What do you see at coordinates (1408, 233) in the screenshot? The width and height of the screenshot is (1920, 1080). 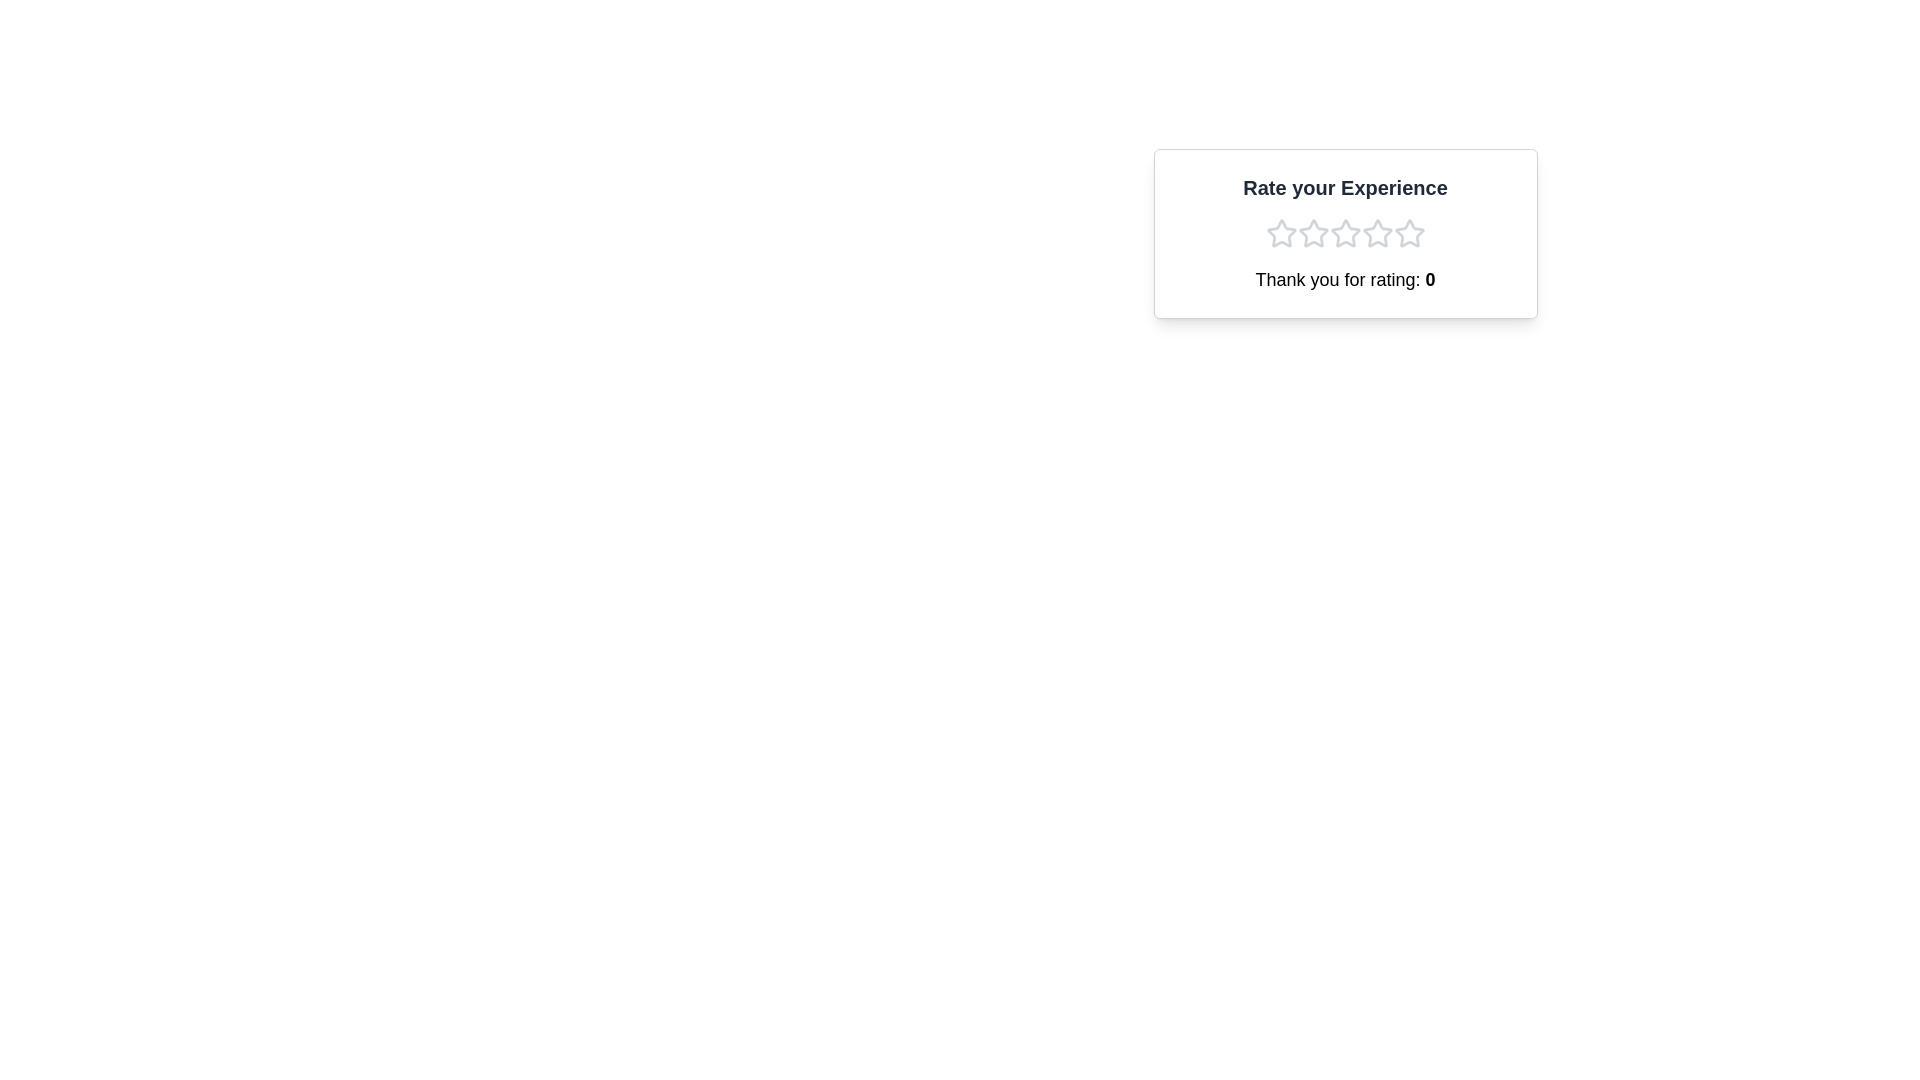 I see `the fifth star icon in the interactive rating system located under the 'Rate your Experience' text to rate it` at bounding box center [1408, 233].